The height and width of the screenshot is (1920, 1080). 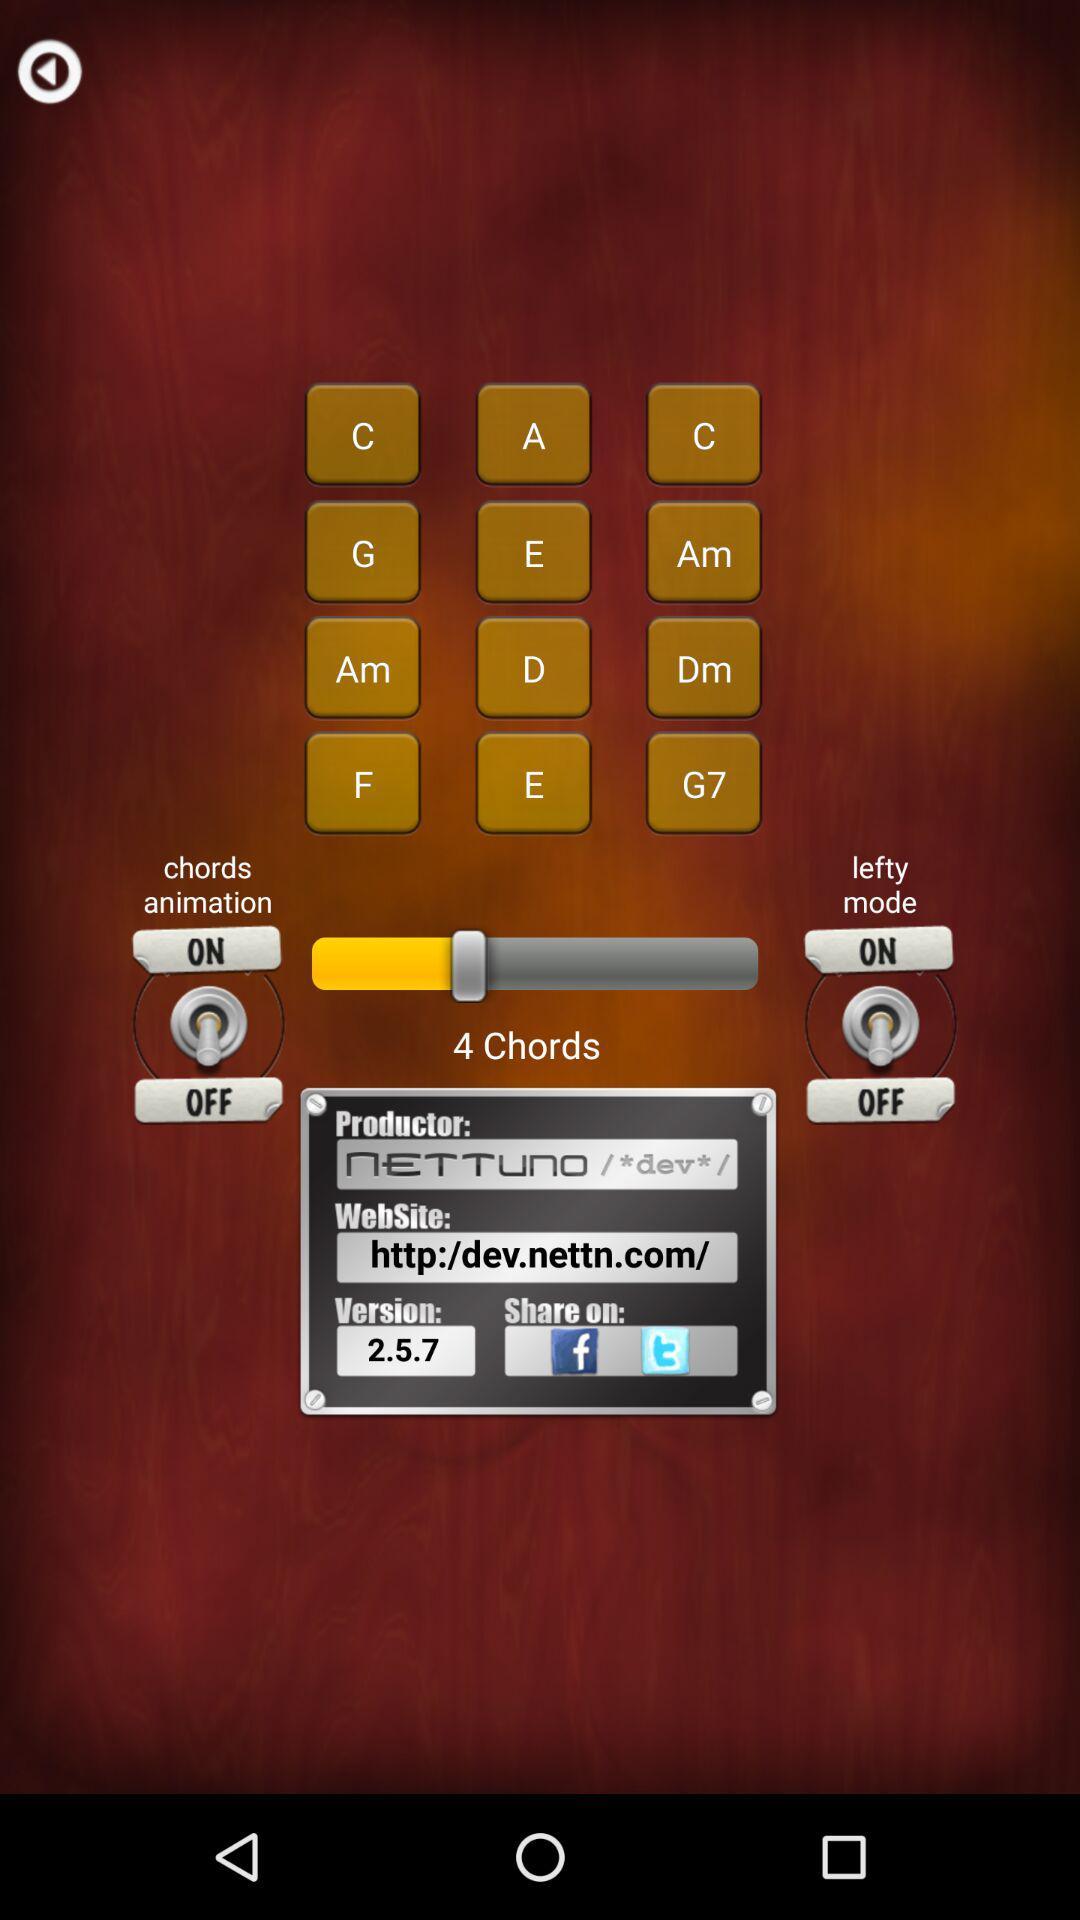 What do you see at coordinates (540, 1252) in the screenshot?
I see `the item above the 2.5.7 item` at bounding box center [540, 1252].